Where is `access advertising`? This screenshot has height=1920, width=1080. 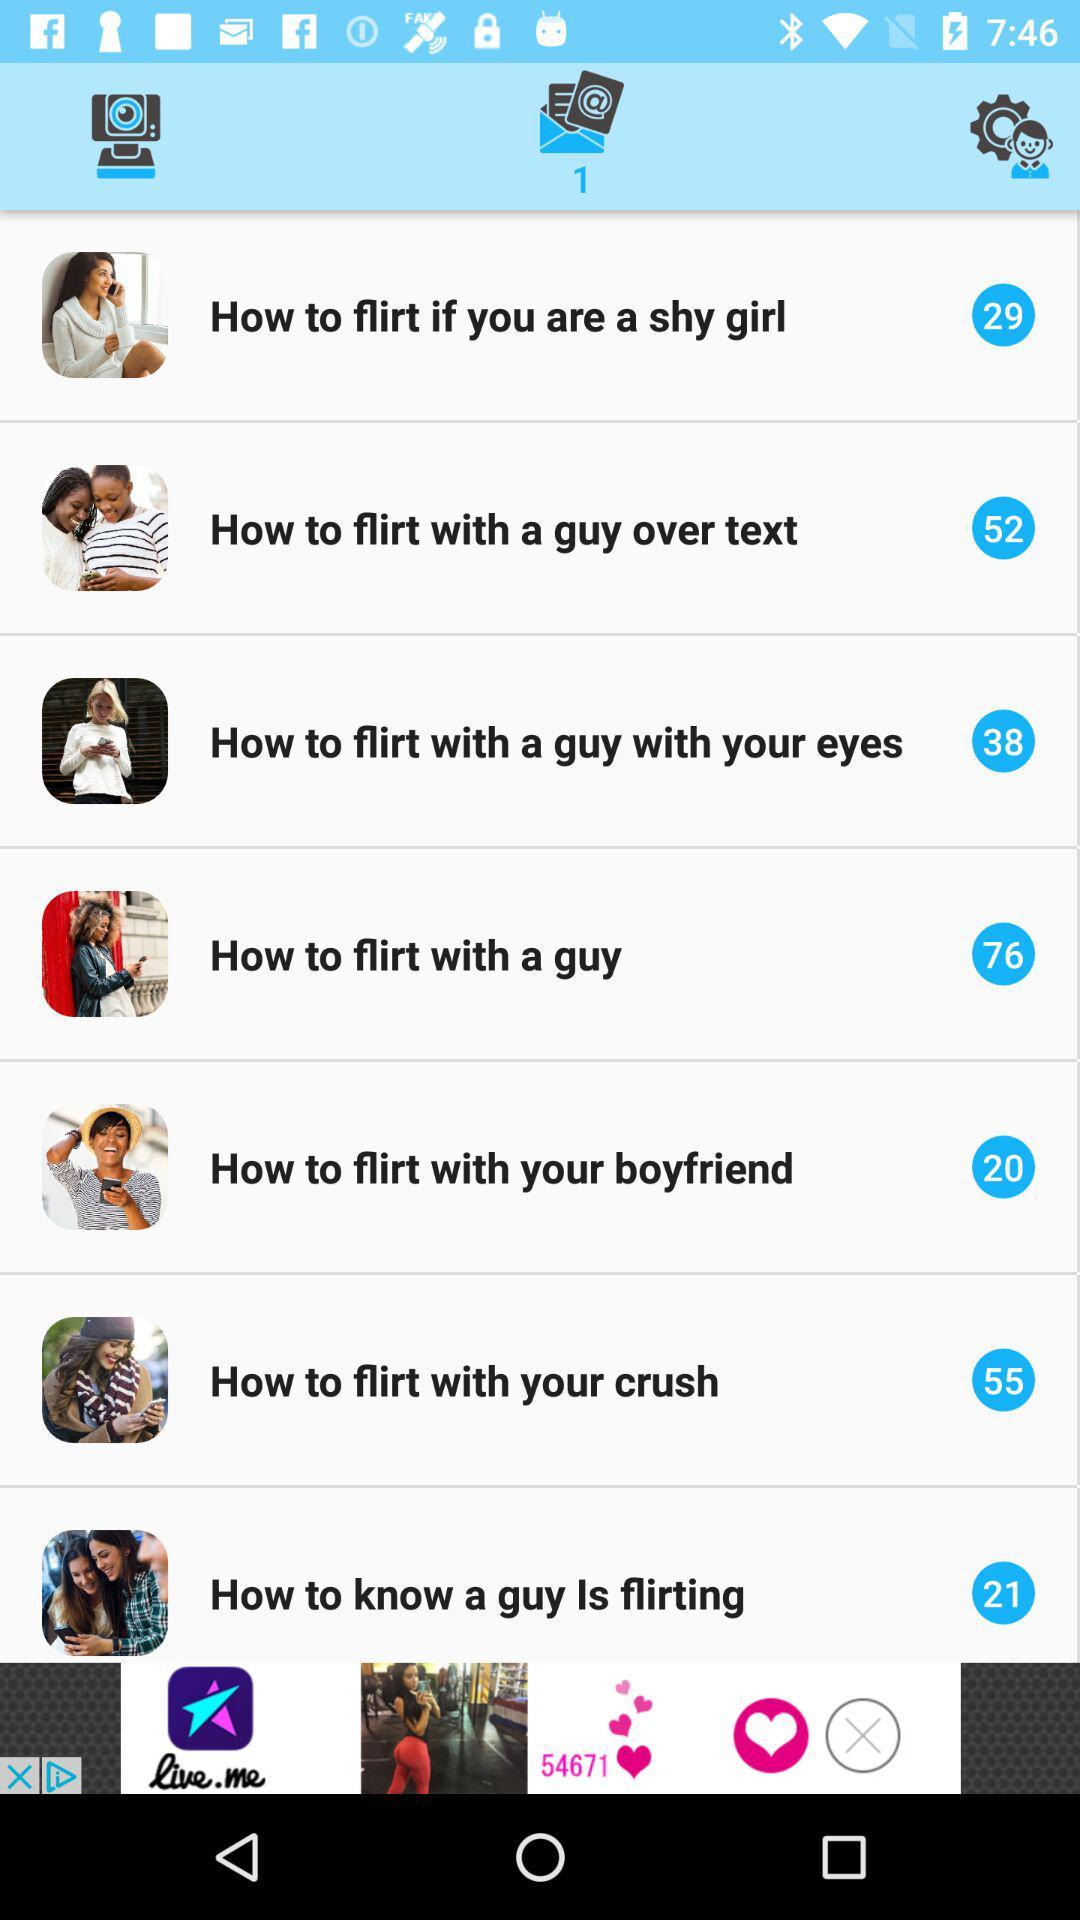 access advertising is located at coordinates (540, 1727).